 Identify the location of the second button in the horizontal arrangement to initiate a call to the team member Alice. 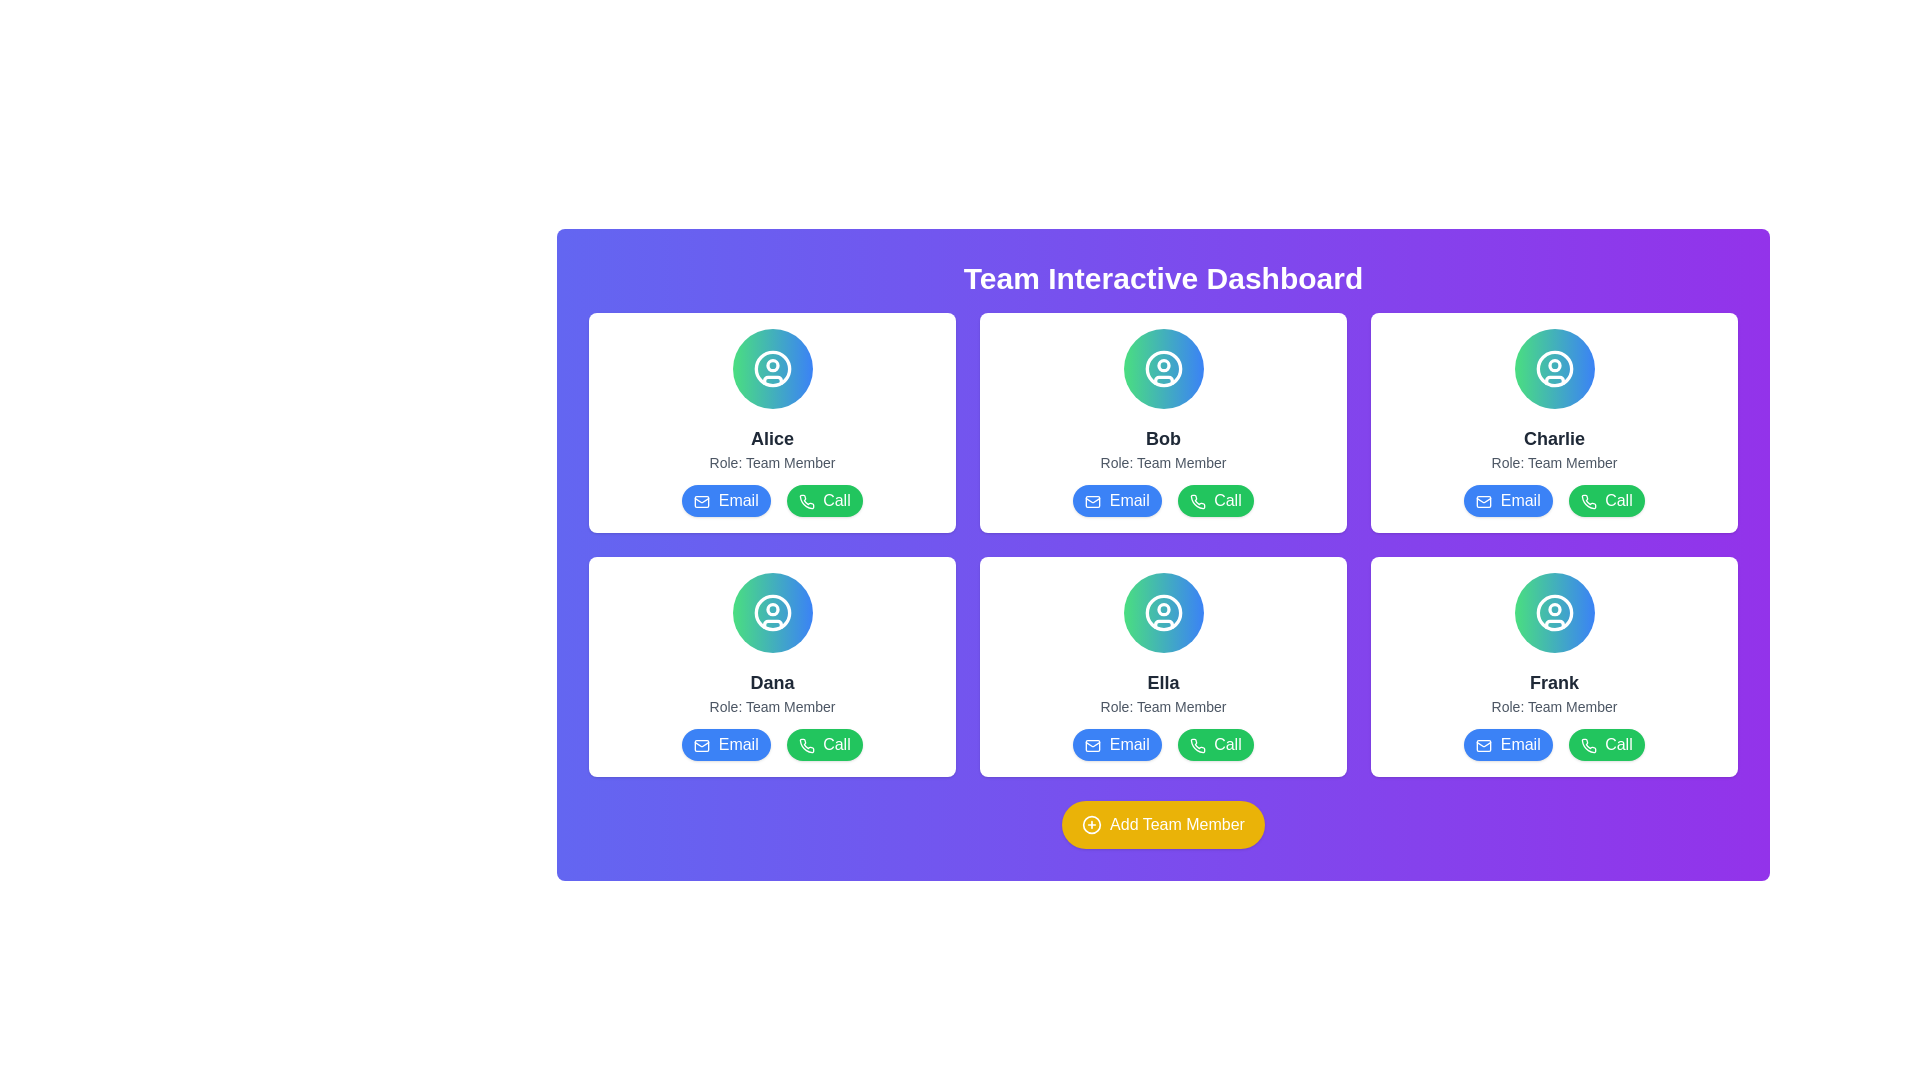
(824, 500).